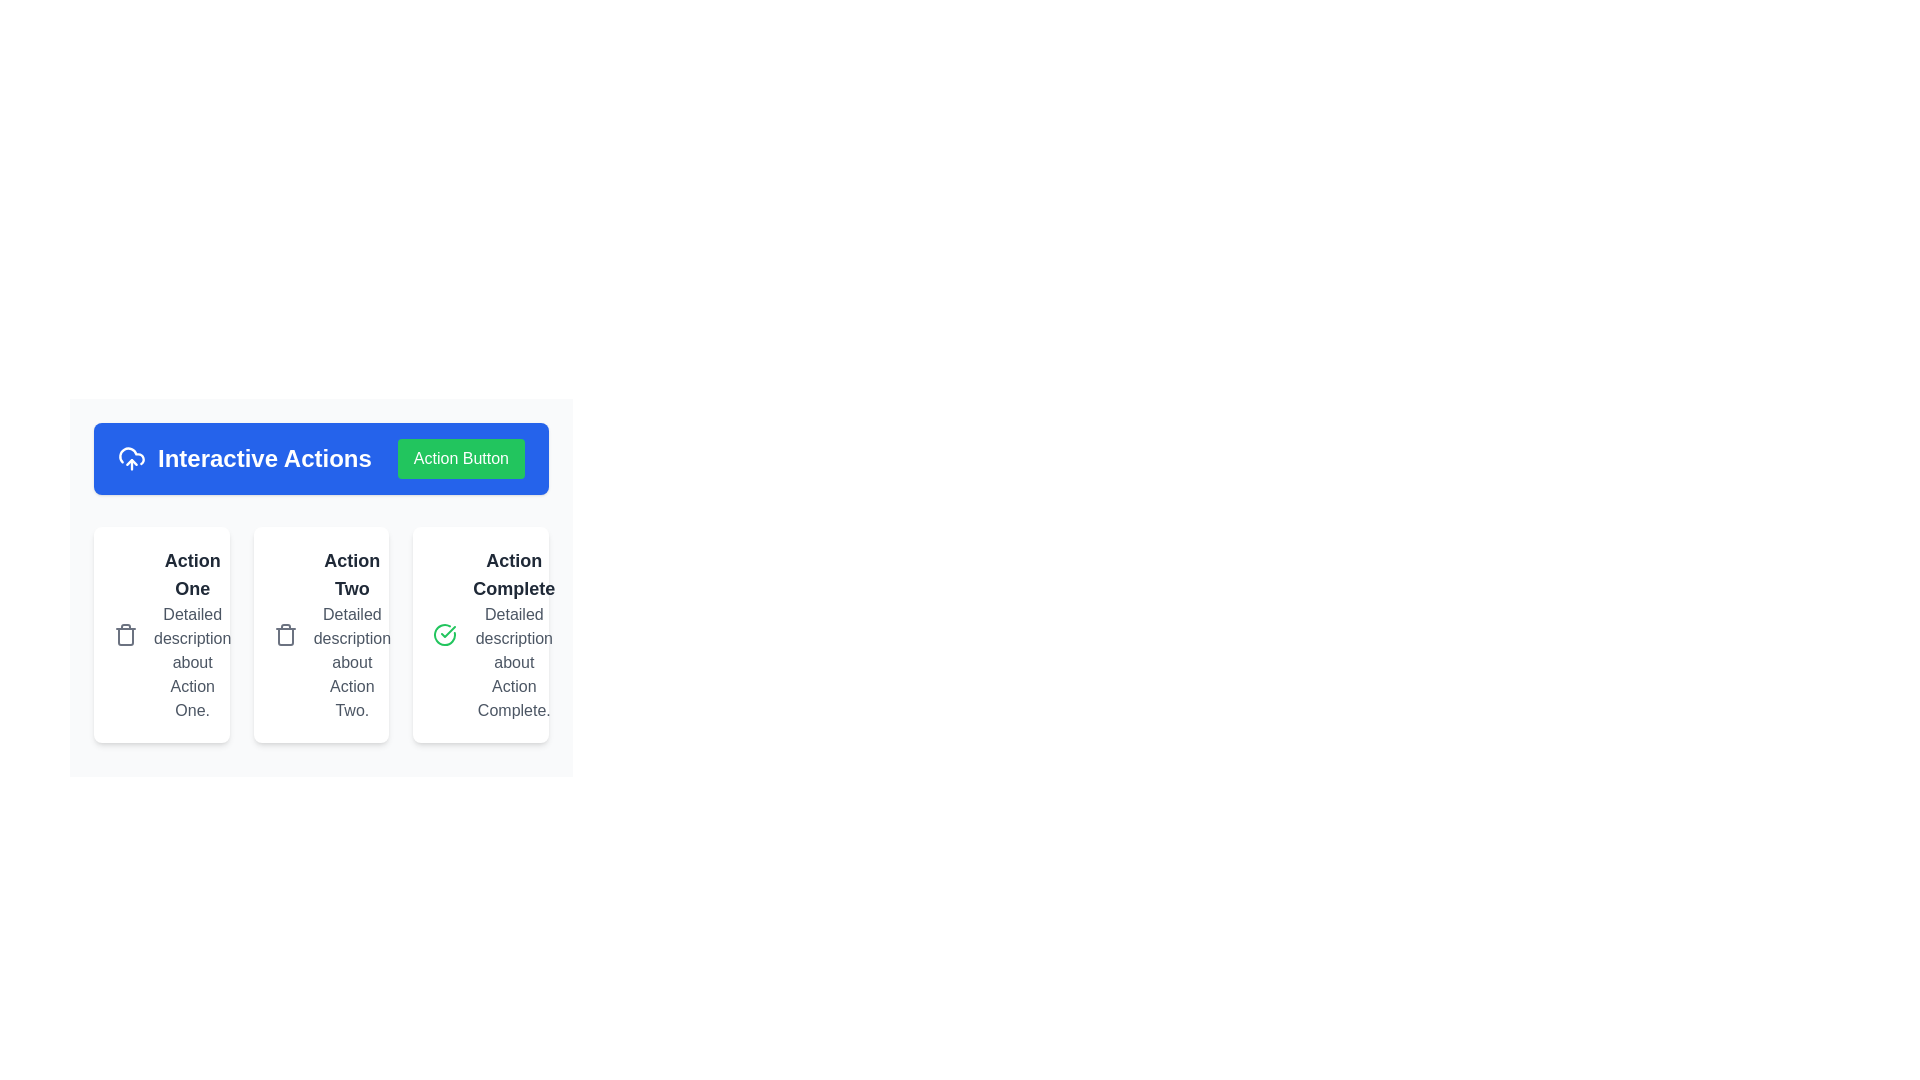  I want to click on the upload icon representing cloud storage functionality, located as the leftmost icon in the horizontal layout next to the 'Interactive Actions' heading, so click(131, 459).